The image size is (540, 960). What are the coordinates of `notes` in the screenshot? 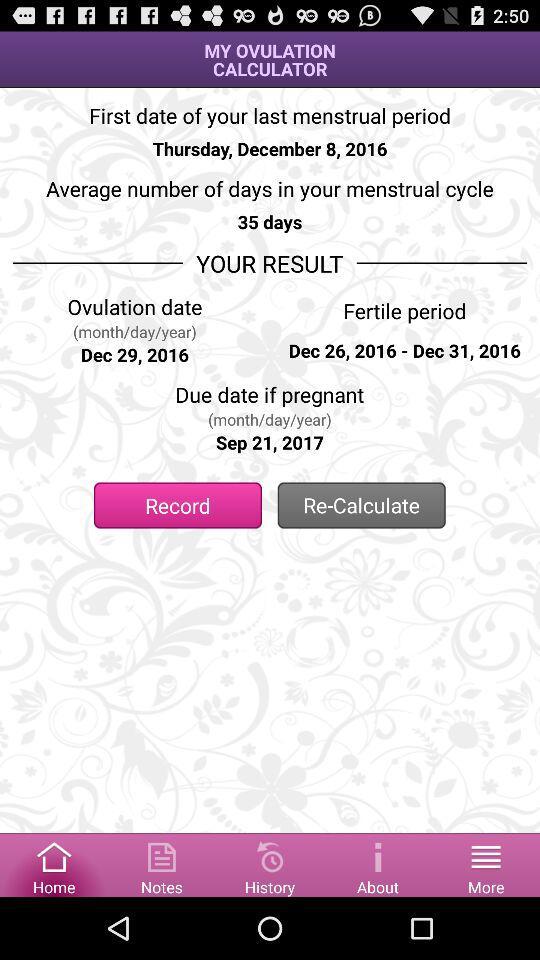 It's located at (161, 863).